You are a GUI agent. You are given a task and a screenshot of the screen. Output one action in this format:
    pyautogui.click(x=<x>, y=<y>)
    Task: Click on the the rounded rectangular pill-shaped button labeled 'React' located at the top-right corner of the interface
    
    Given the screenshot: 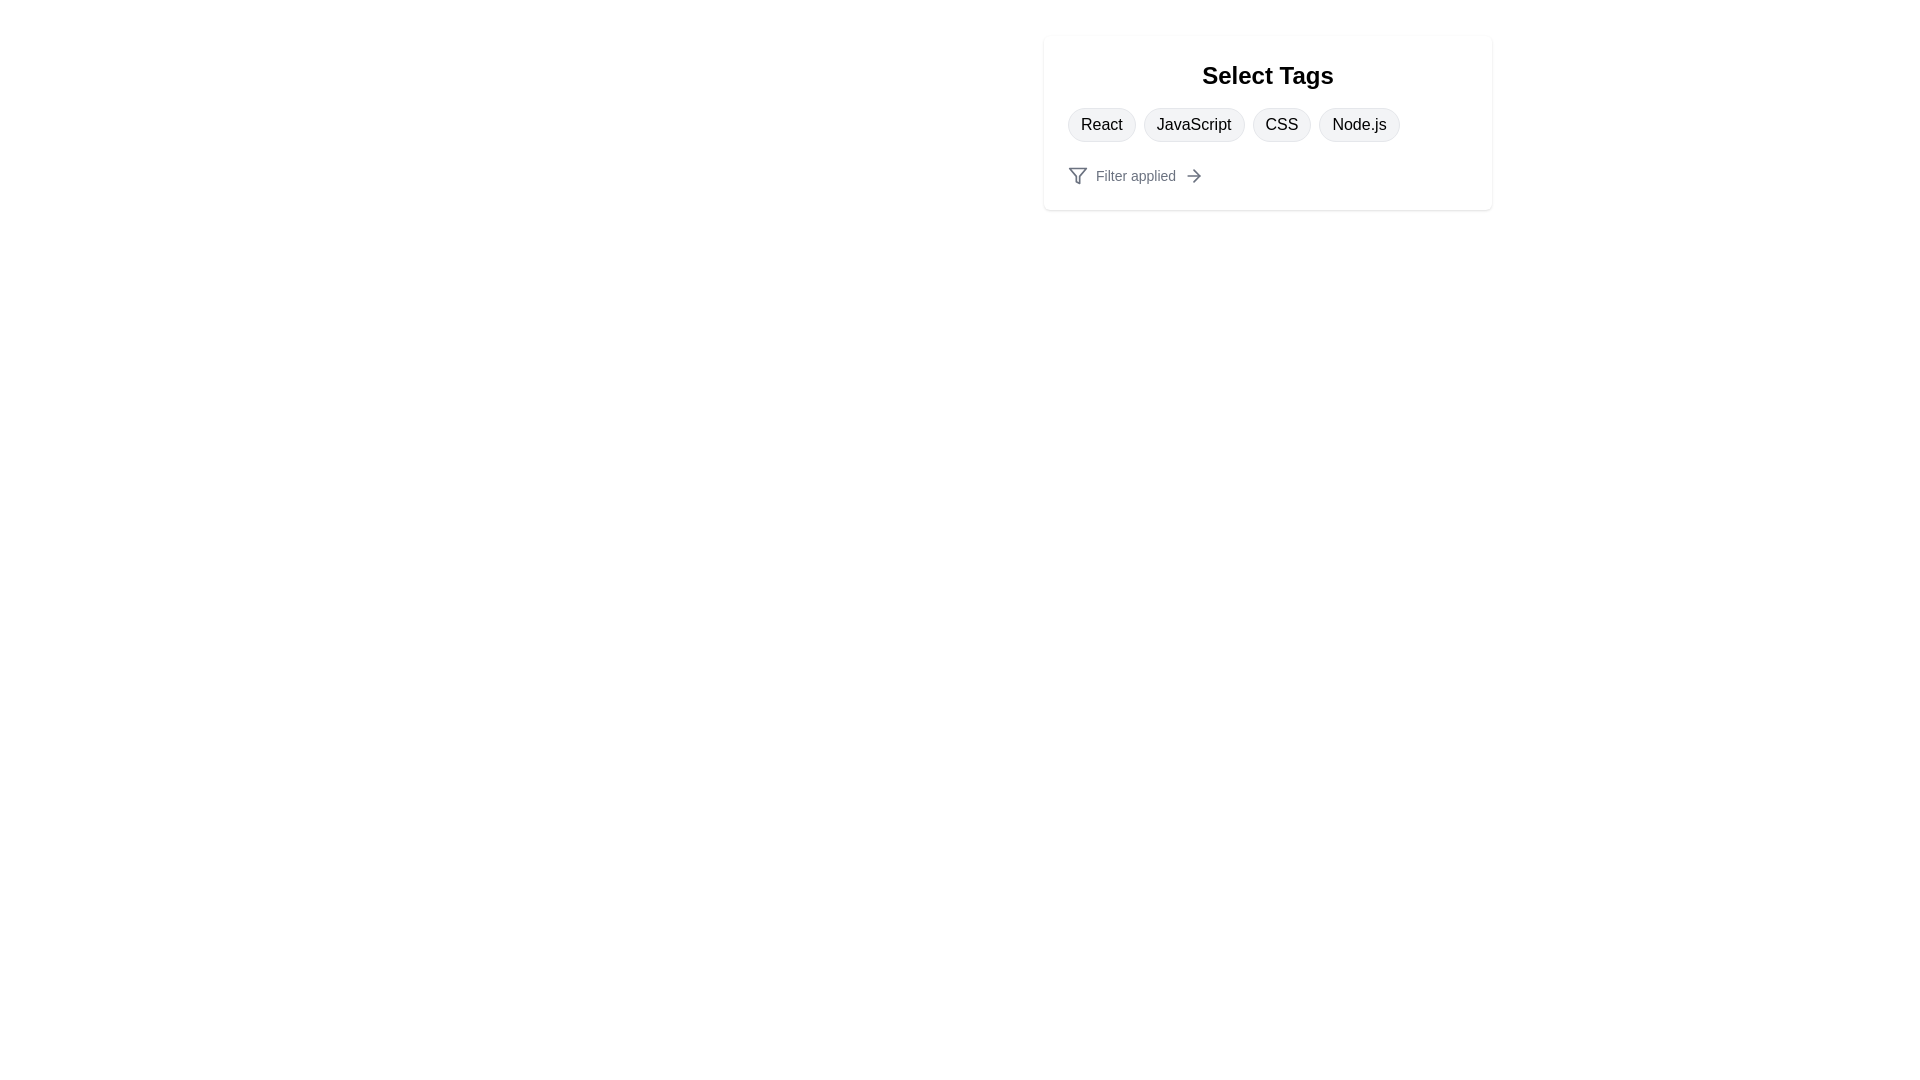 What is the action you would take?
    pyautogui.click(x=1100, y=124)
    